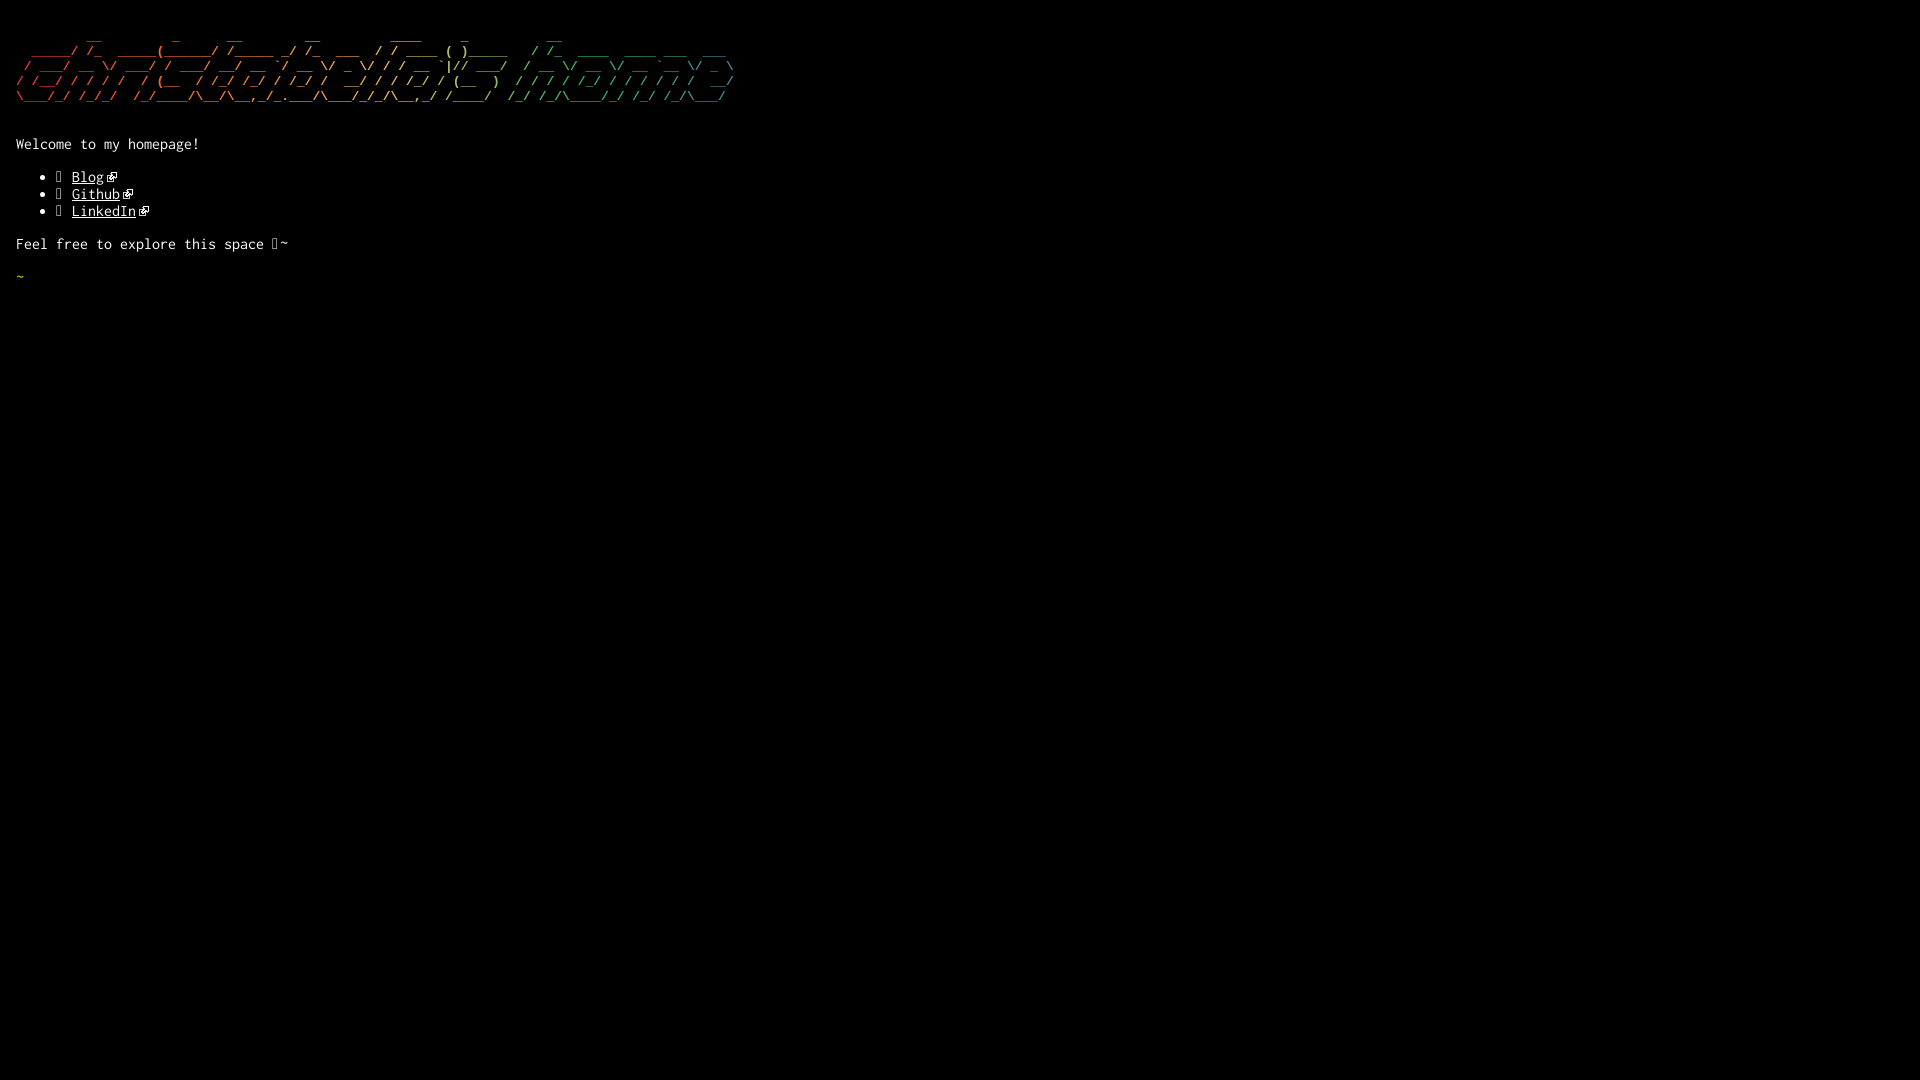  What do you see at coordinates (109, 210) in the screenshot?
I see `'LinkedIn'` at bounding box center [109, 210].